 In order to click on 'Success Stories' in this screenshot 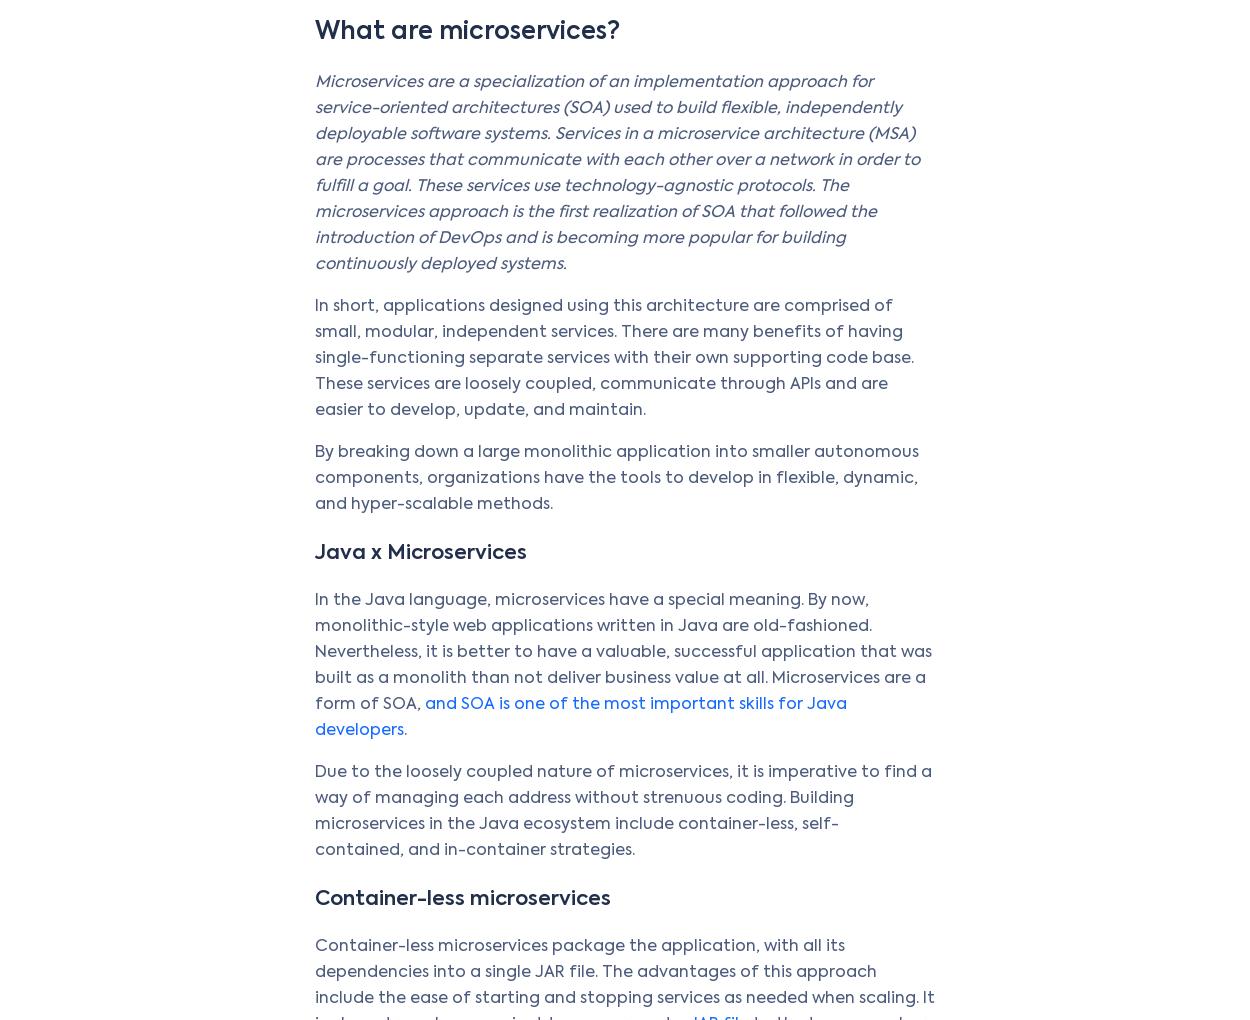, I will do `click(686, 613)`.